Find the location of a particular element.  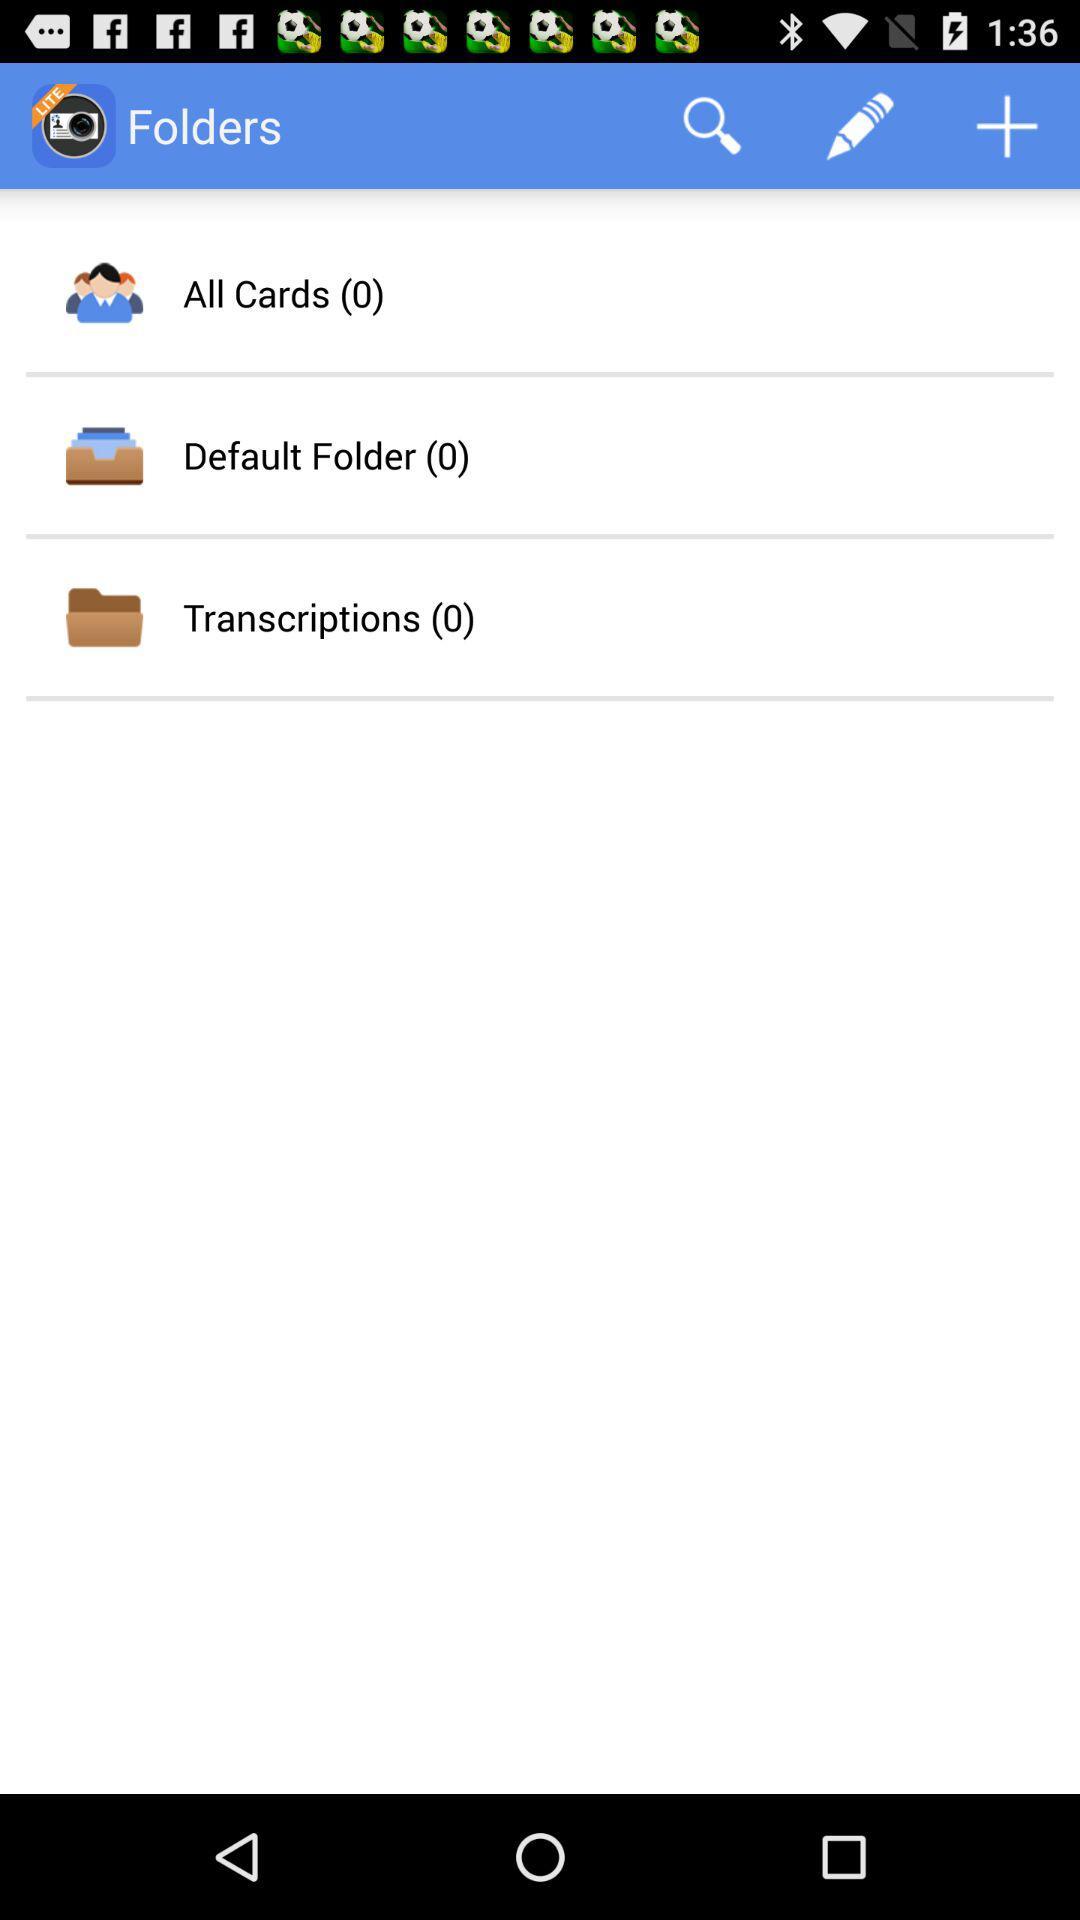

the item above transcriptions (0) app is located at coordinates (325, 454).